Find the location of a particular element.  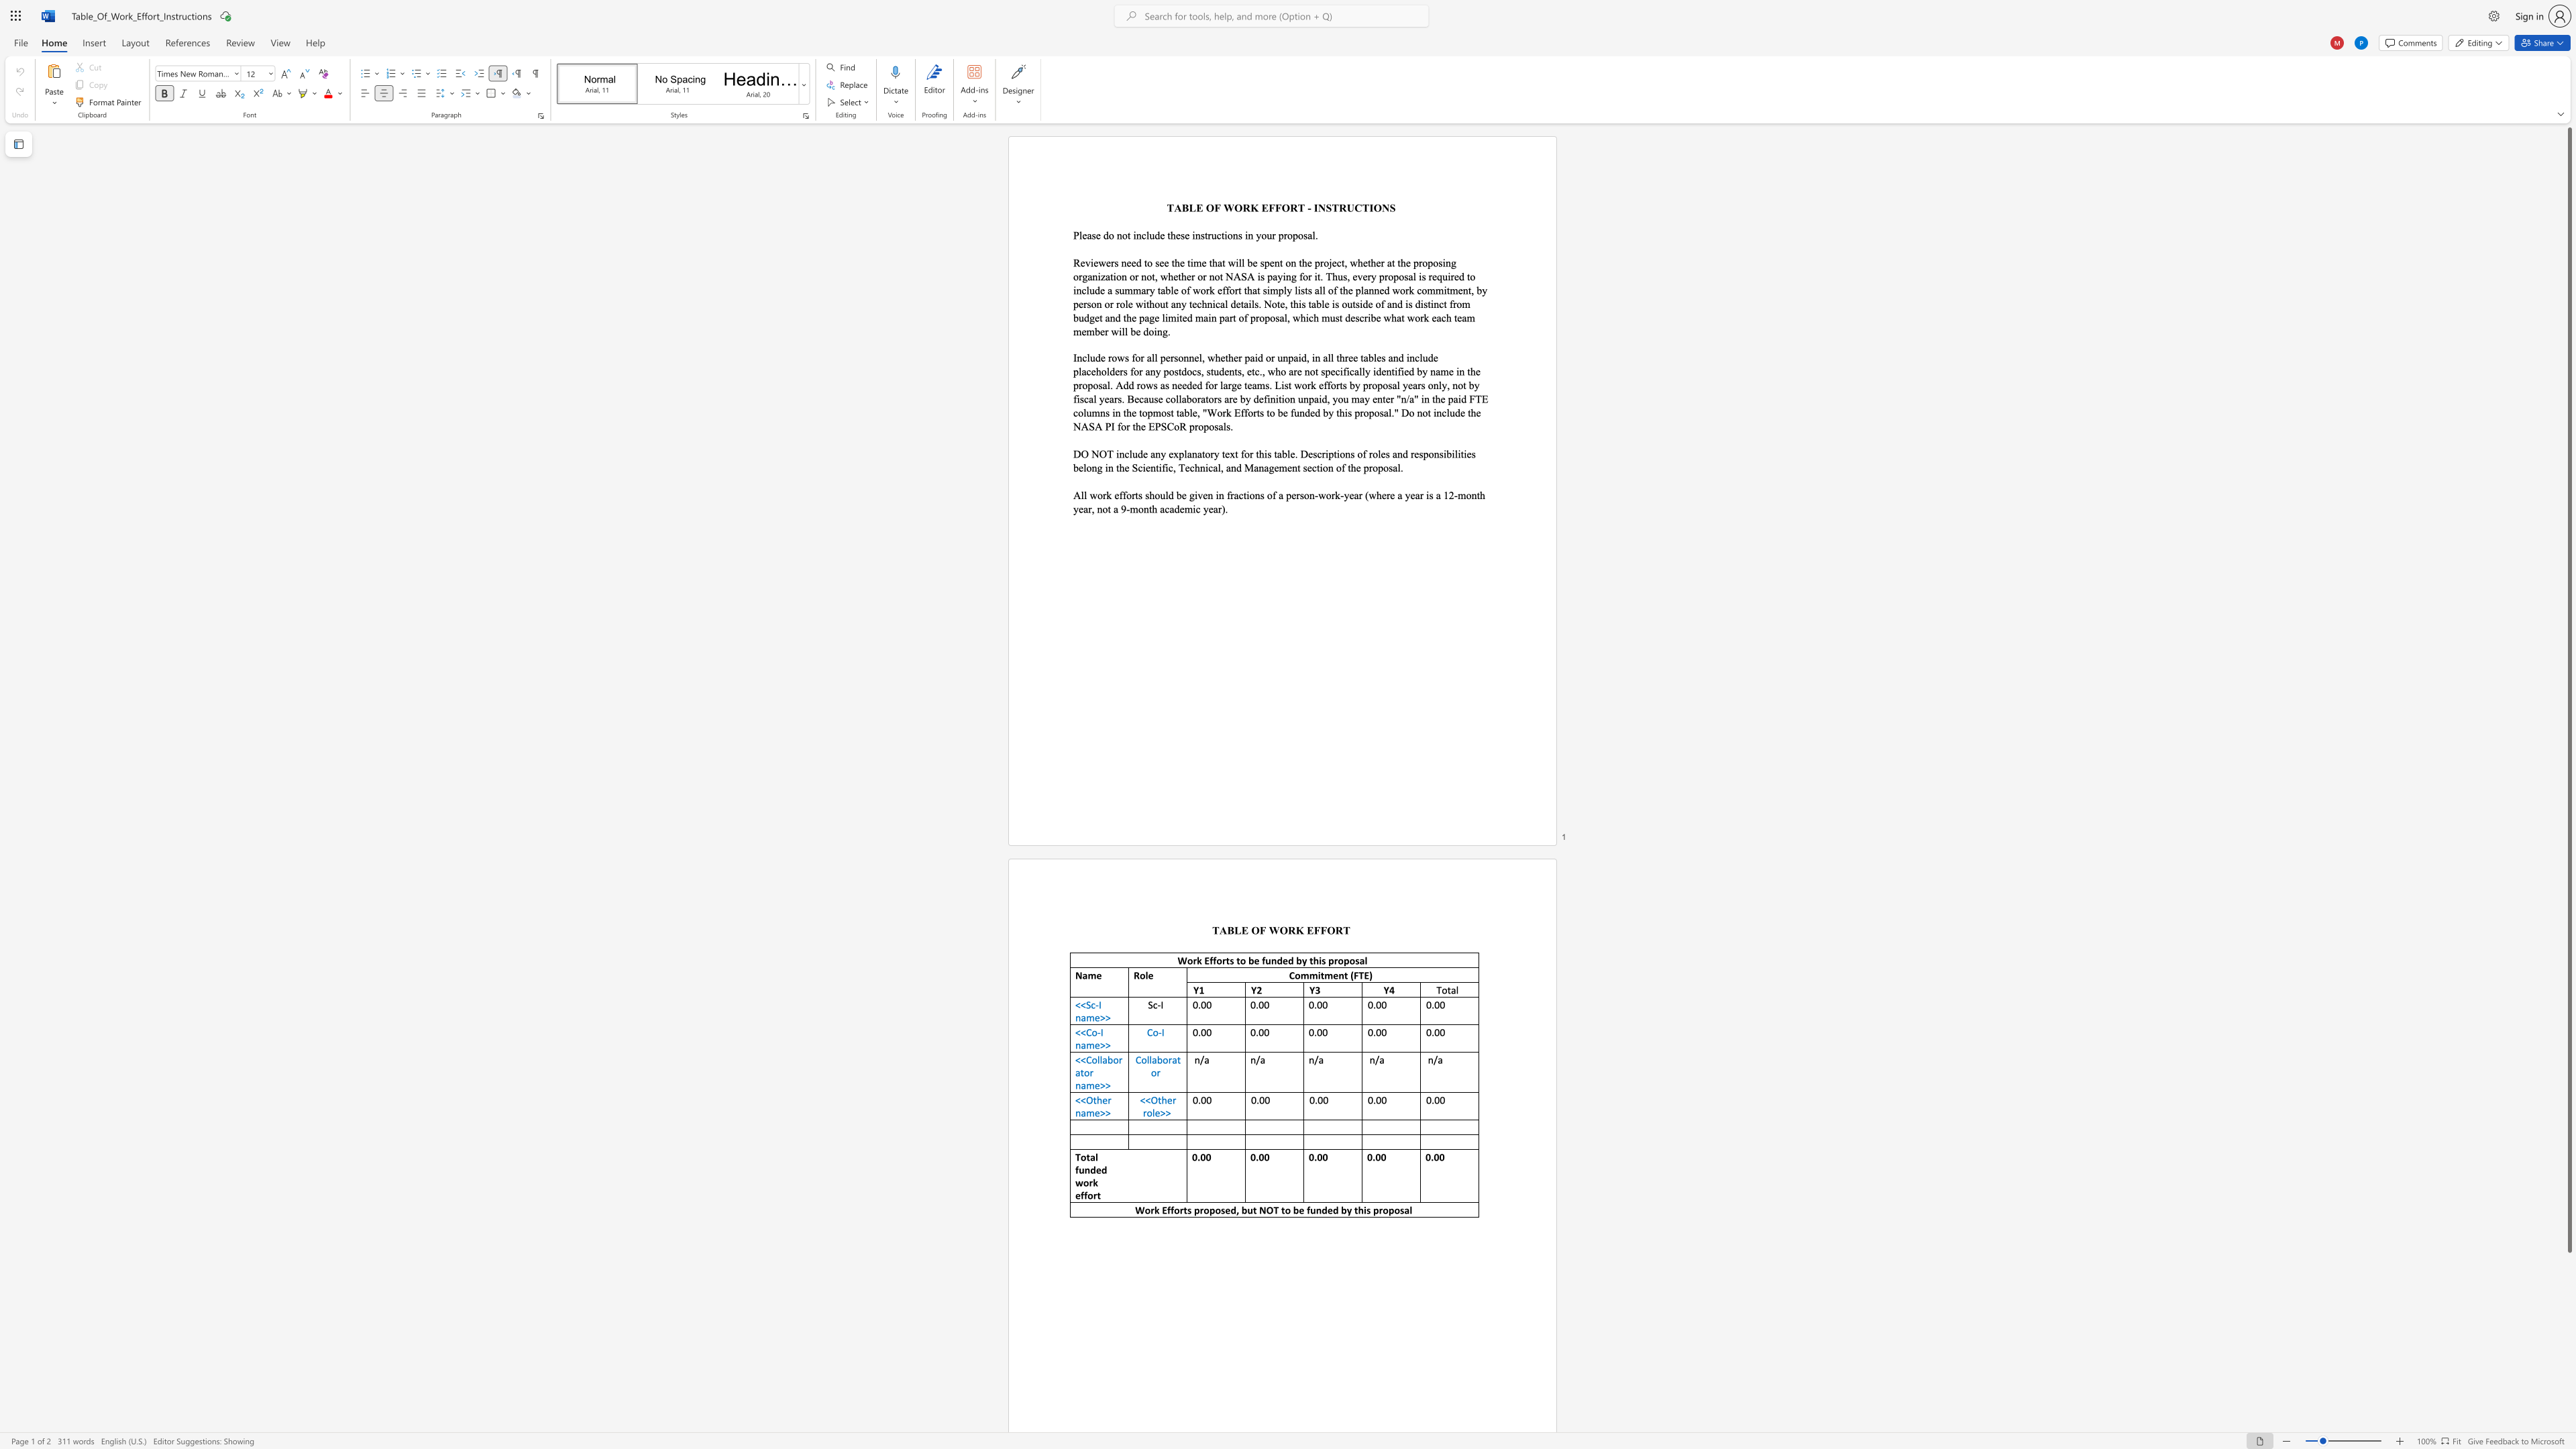

the scrollbar to move the view down is located at coordinates (2568, 1268).